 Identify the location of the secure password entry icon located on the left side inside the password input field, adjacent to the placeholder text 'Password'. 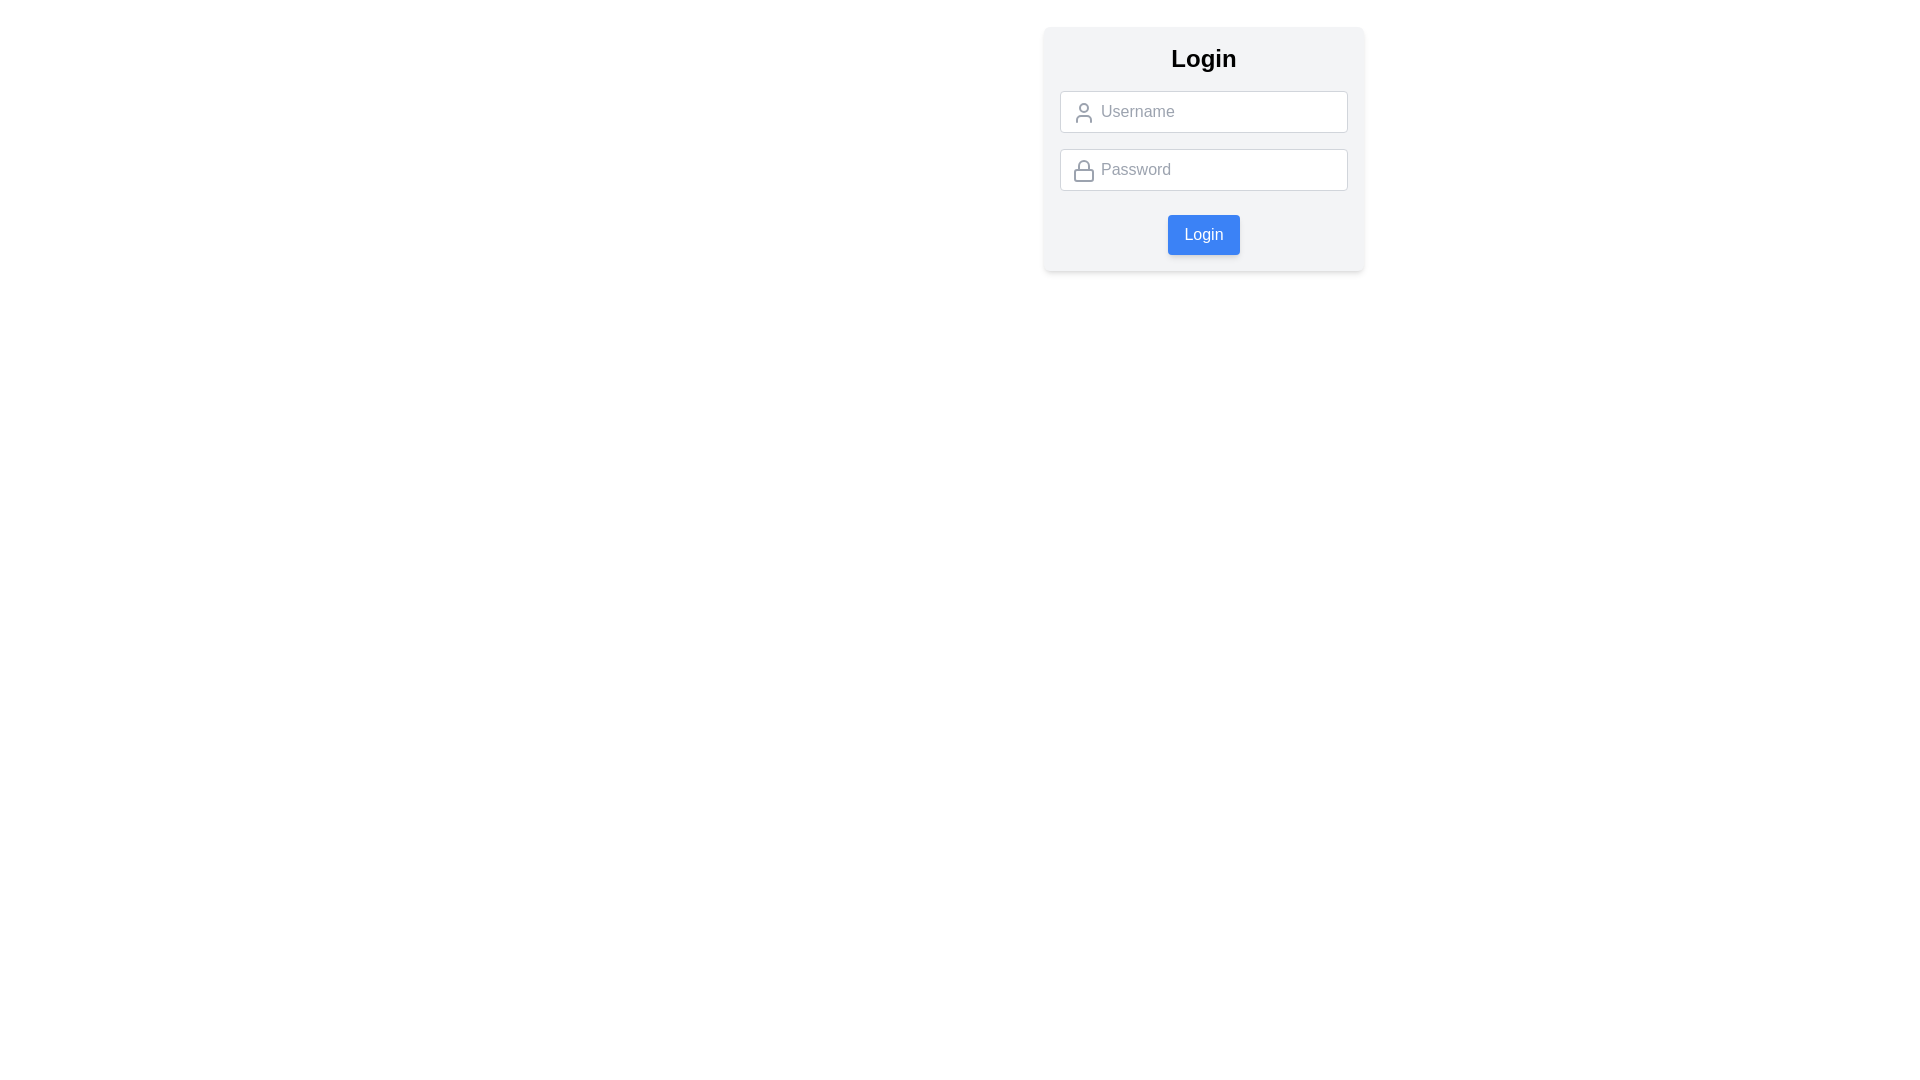
(1083, 169).